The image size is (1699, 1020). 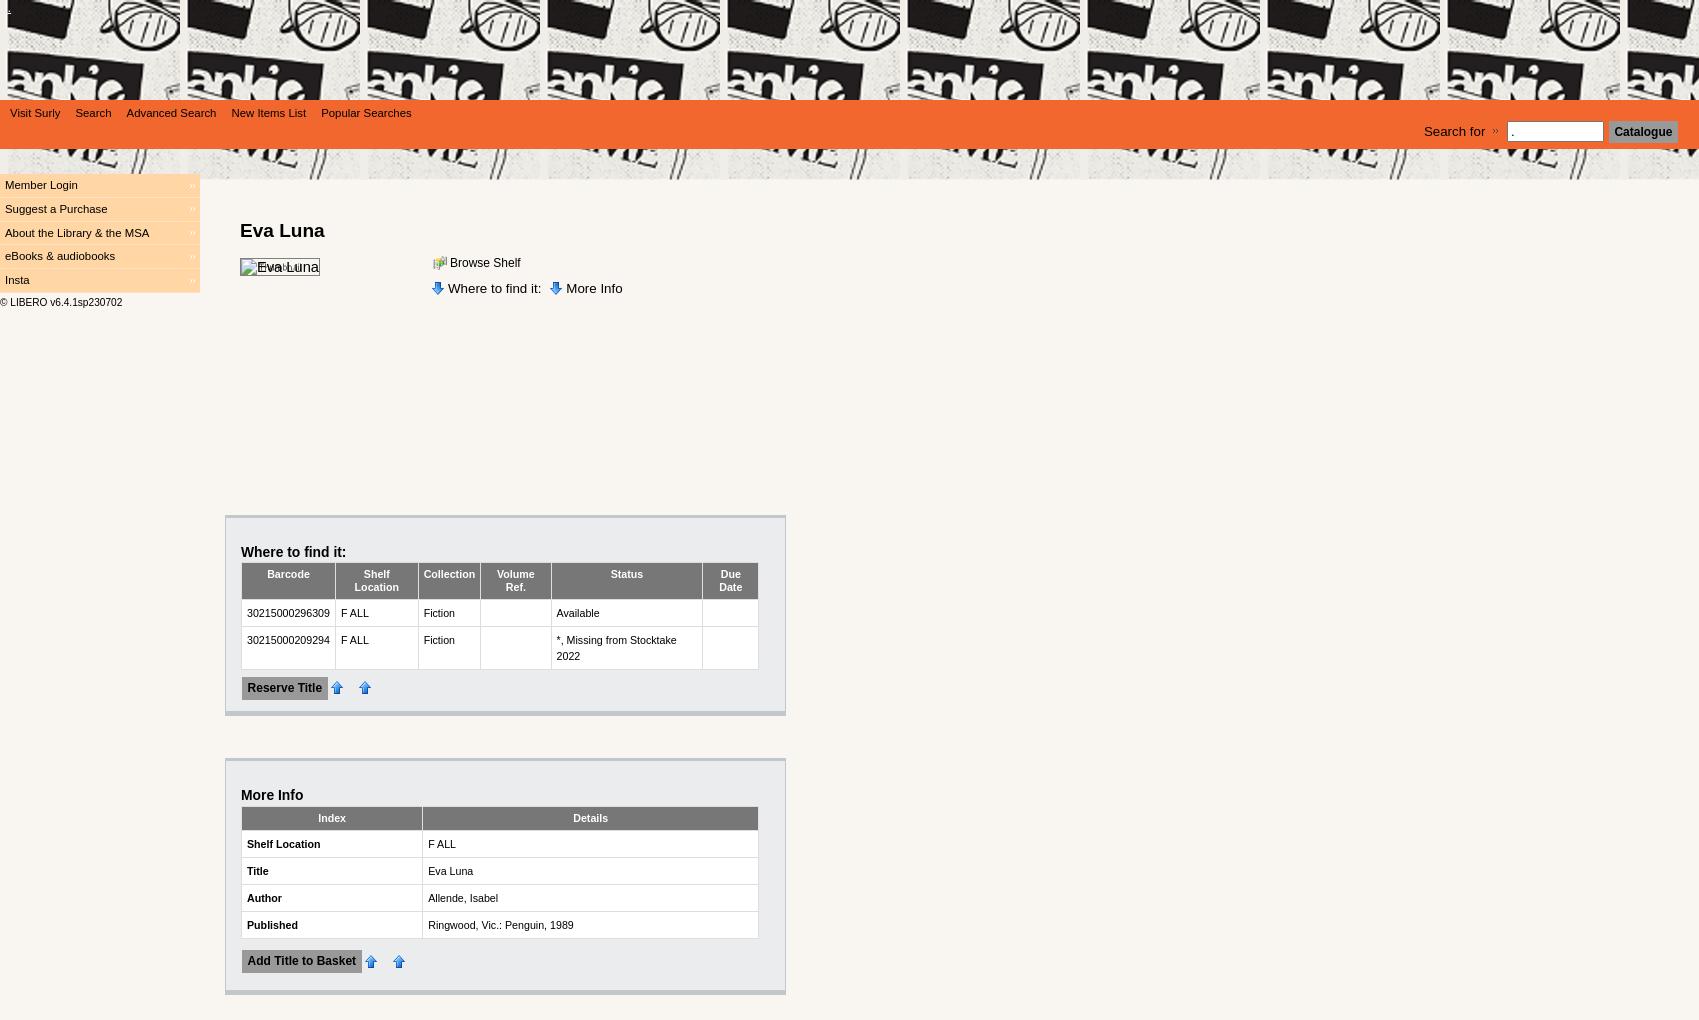 What do you see at coordinates (462, 896) in the screenshot?
I see `'Allende, Isabel'` at bounding box center [462, 896].